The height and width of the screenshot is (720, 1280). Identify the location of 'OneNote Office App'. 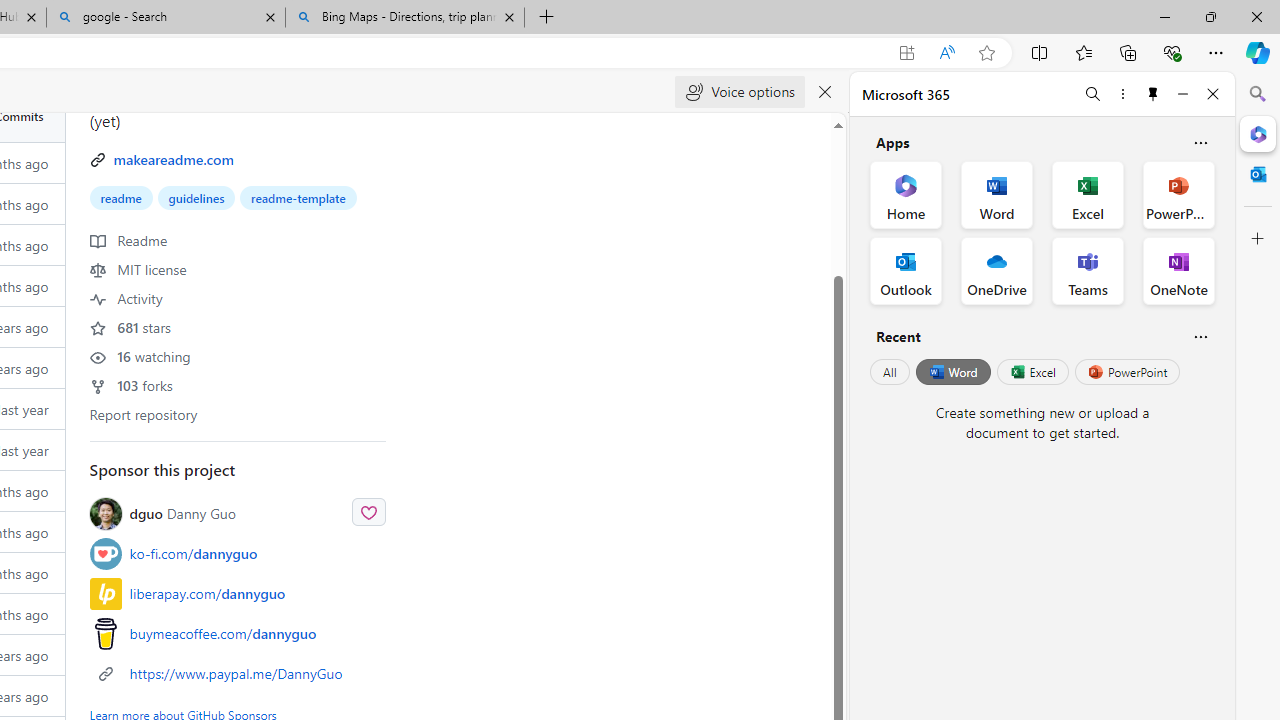
(1178, 271).